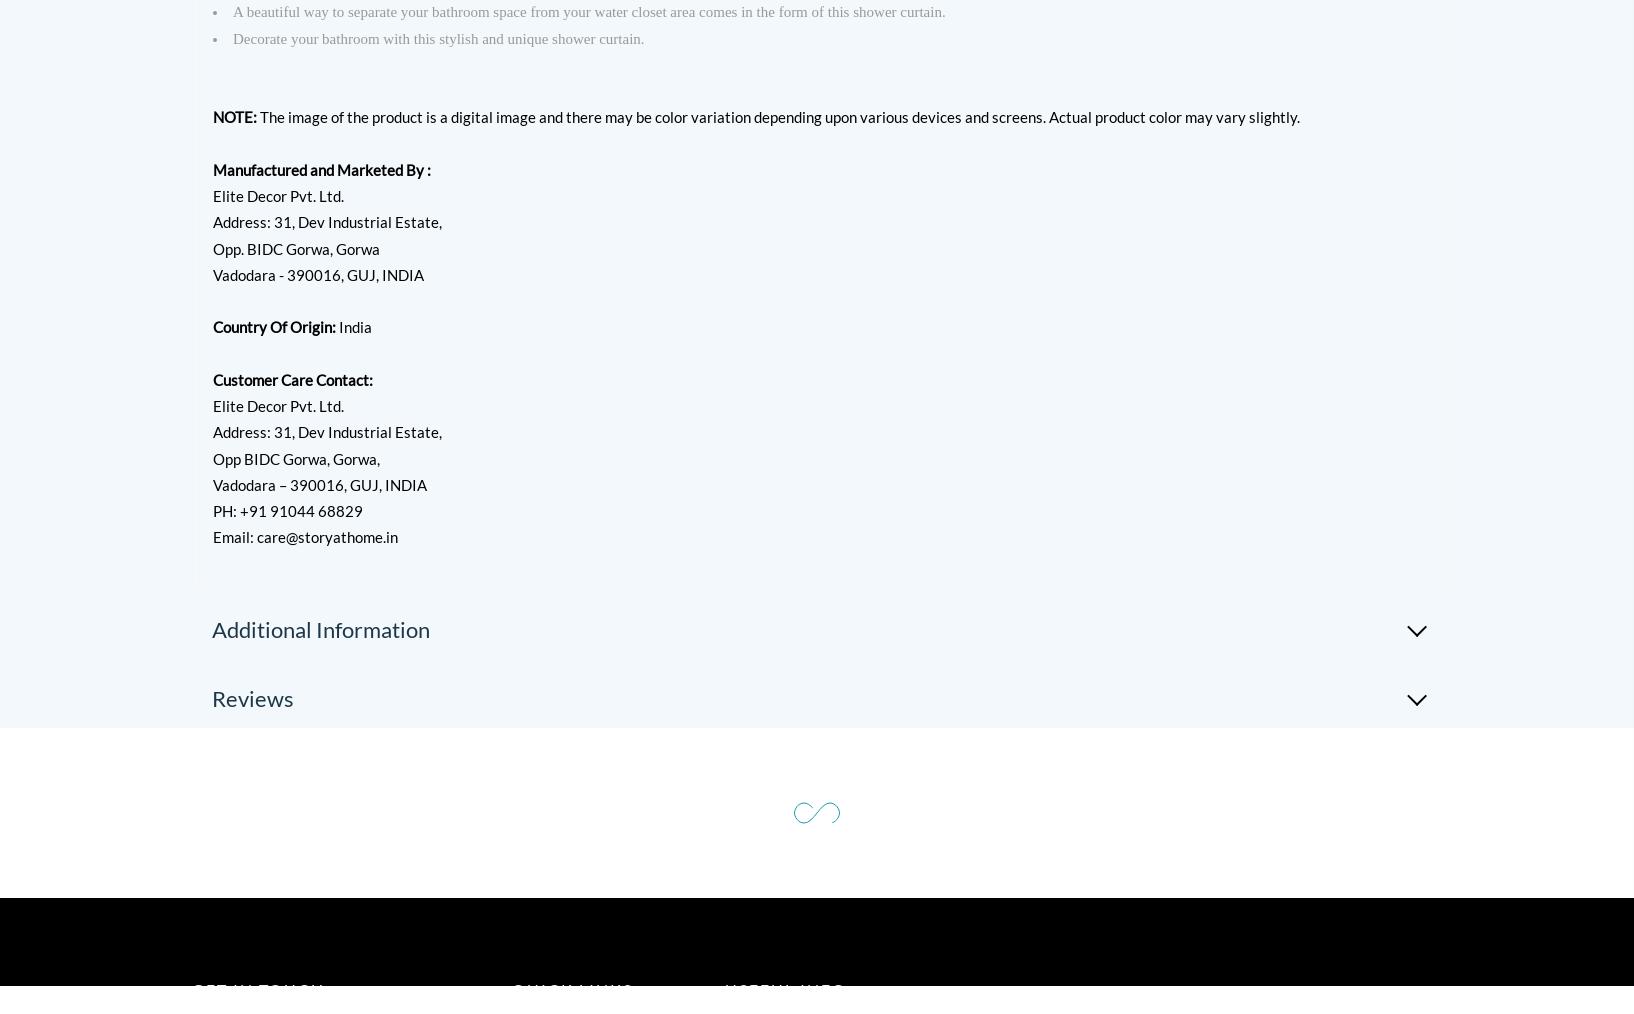  Describe the element at coordinates (232, 10) in the screenshot. I see `'A beautiful way to separate your bathroom space from your water closet area comes in the form of this shower curtain.'` at that location.